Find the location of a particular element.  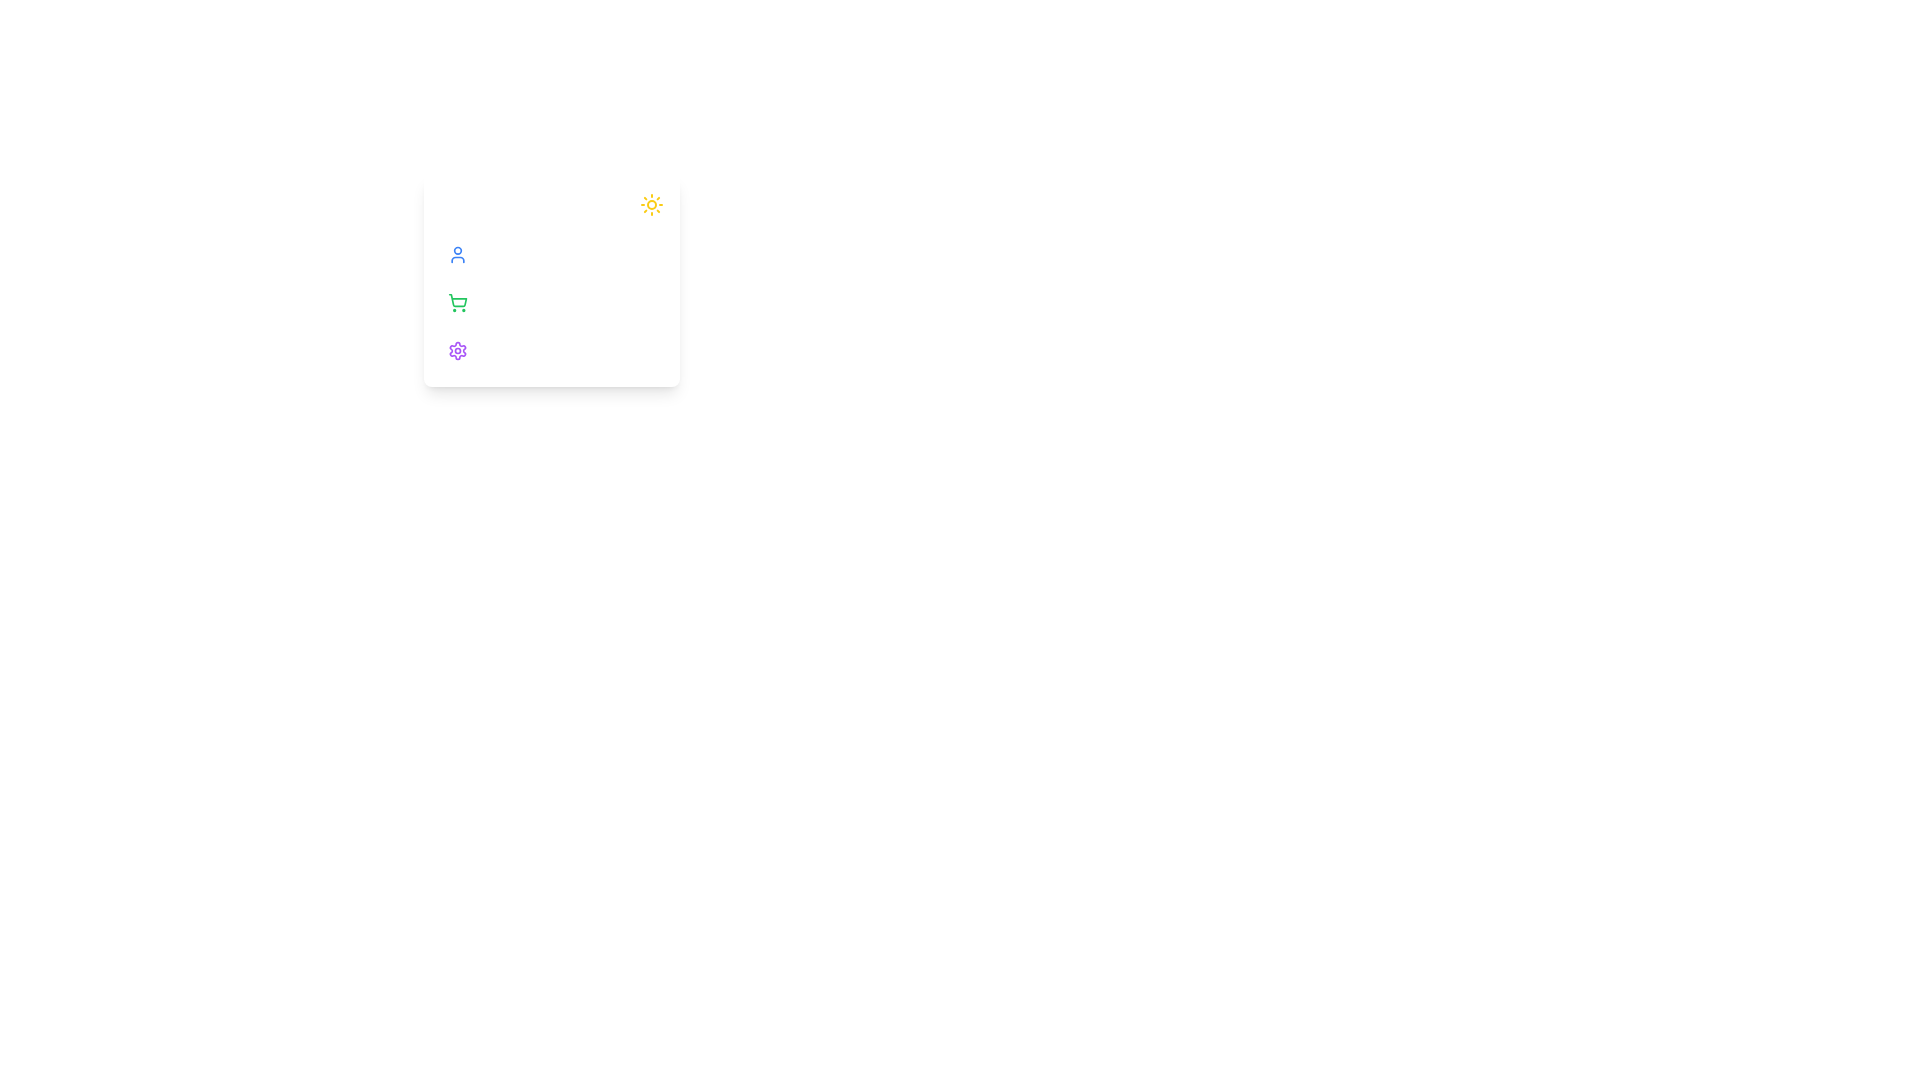

the sidebar option Cart is located at coordinates (552, 303).